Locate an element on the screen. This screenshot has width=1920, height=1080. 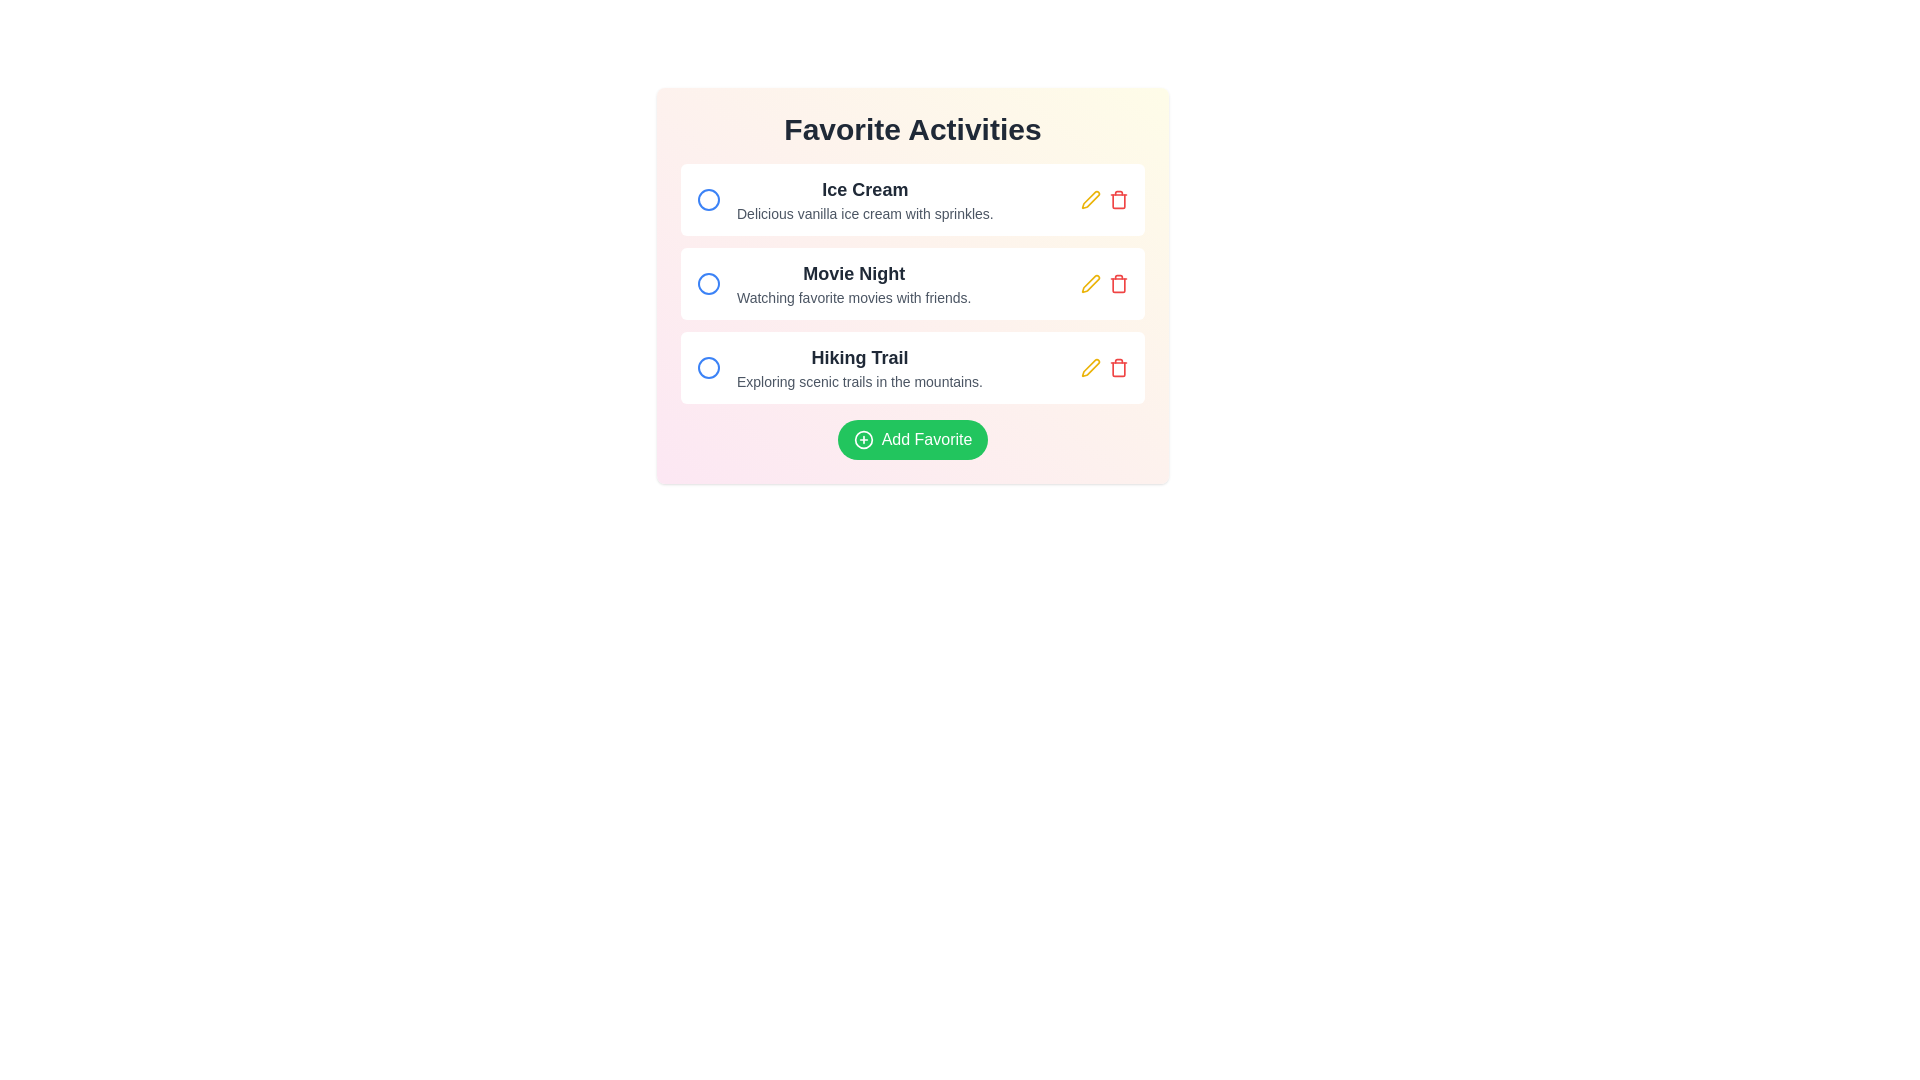
the first item is located at coordinates (844, 200).